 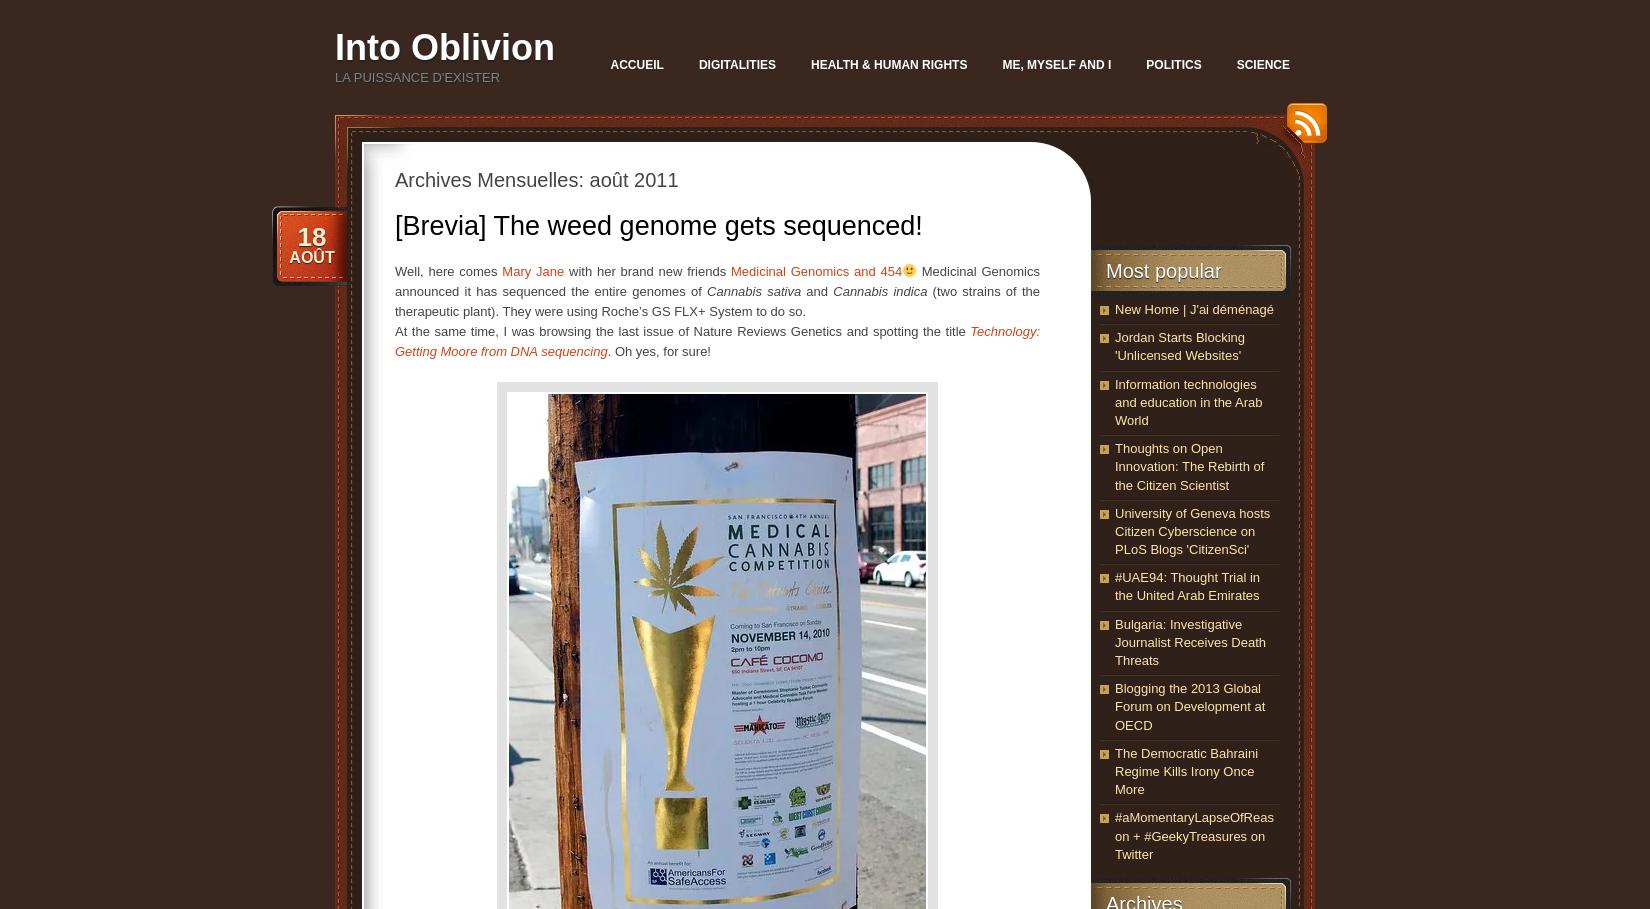 I want to click on 'Août', so click(x=311, y=257).